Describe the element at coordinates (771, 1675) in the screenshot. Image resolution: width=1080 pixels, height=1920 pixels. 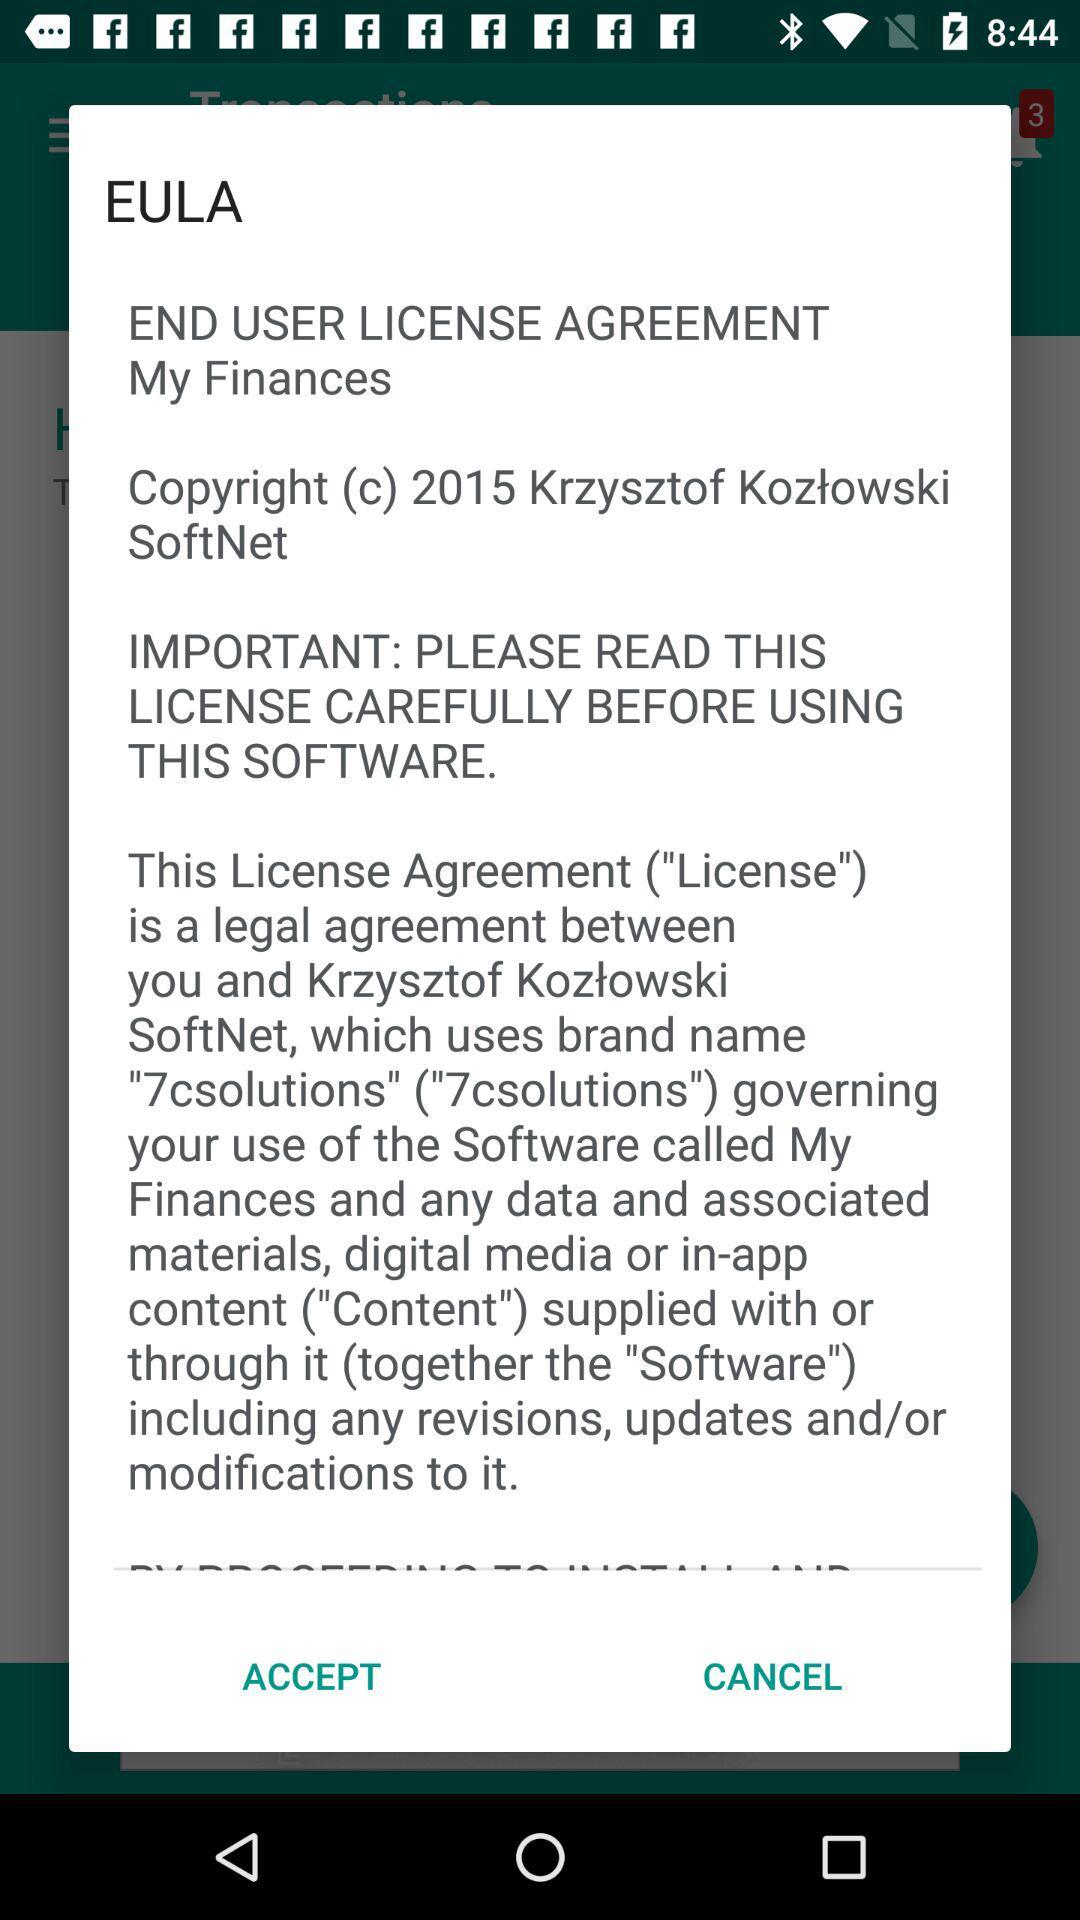
I see `icon to the right of accept` at that location.